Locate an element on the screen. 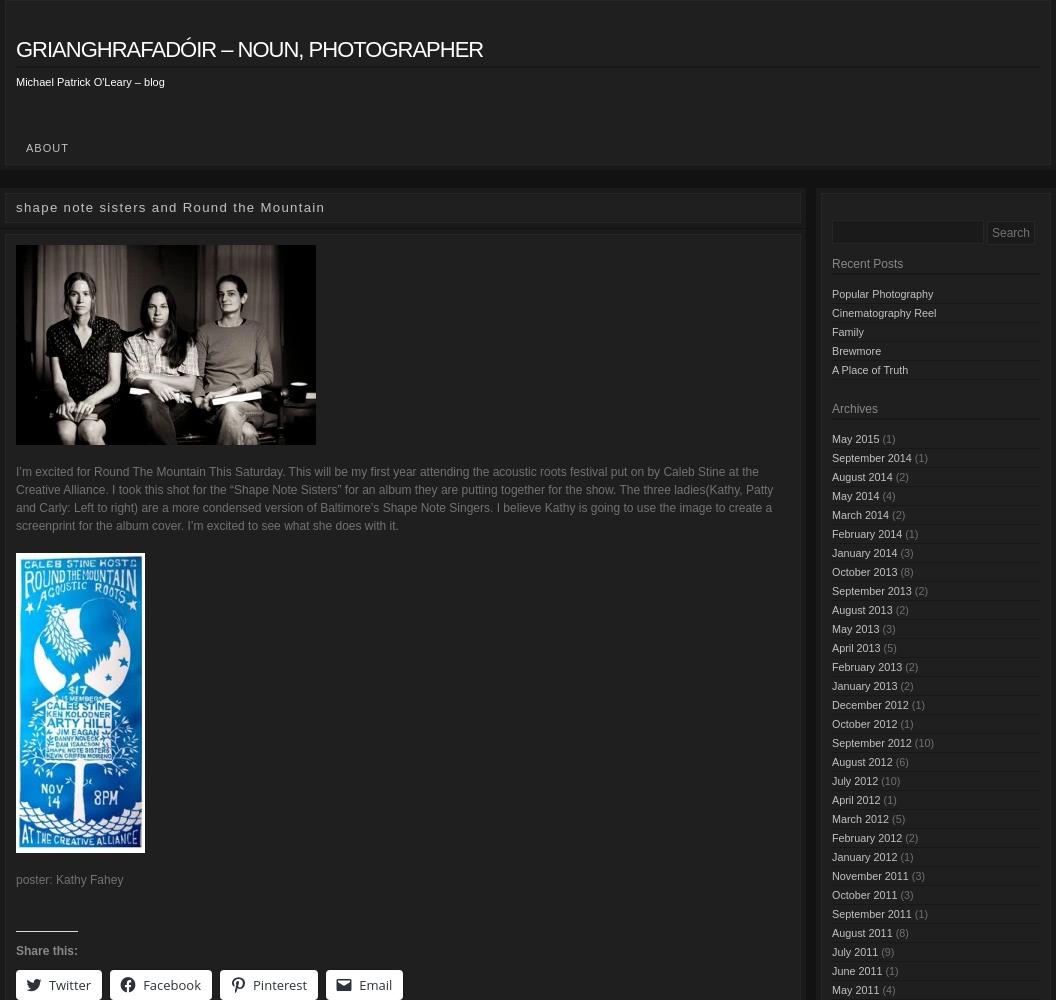 This screenshot has height=1000, width=1056. 'April 2013' is located at coordinates (855, 647).